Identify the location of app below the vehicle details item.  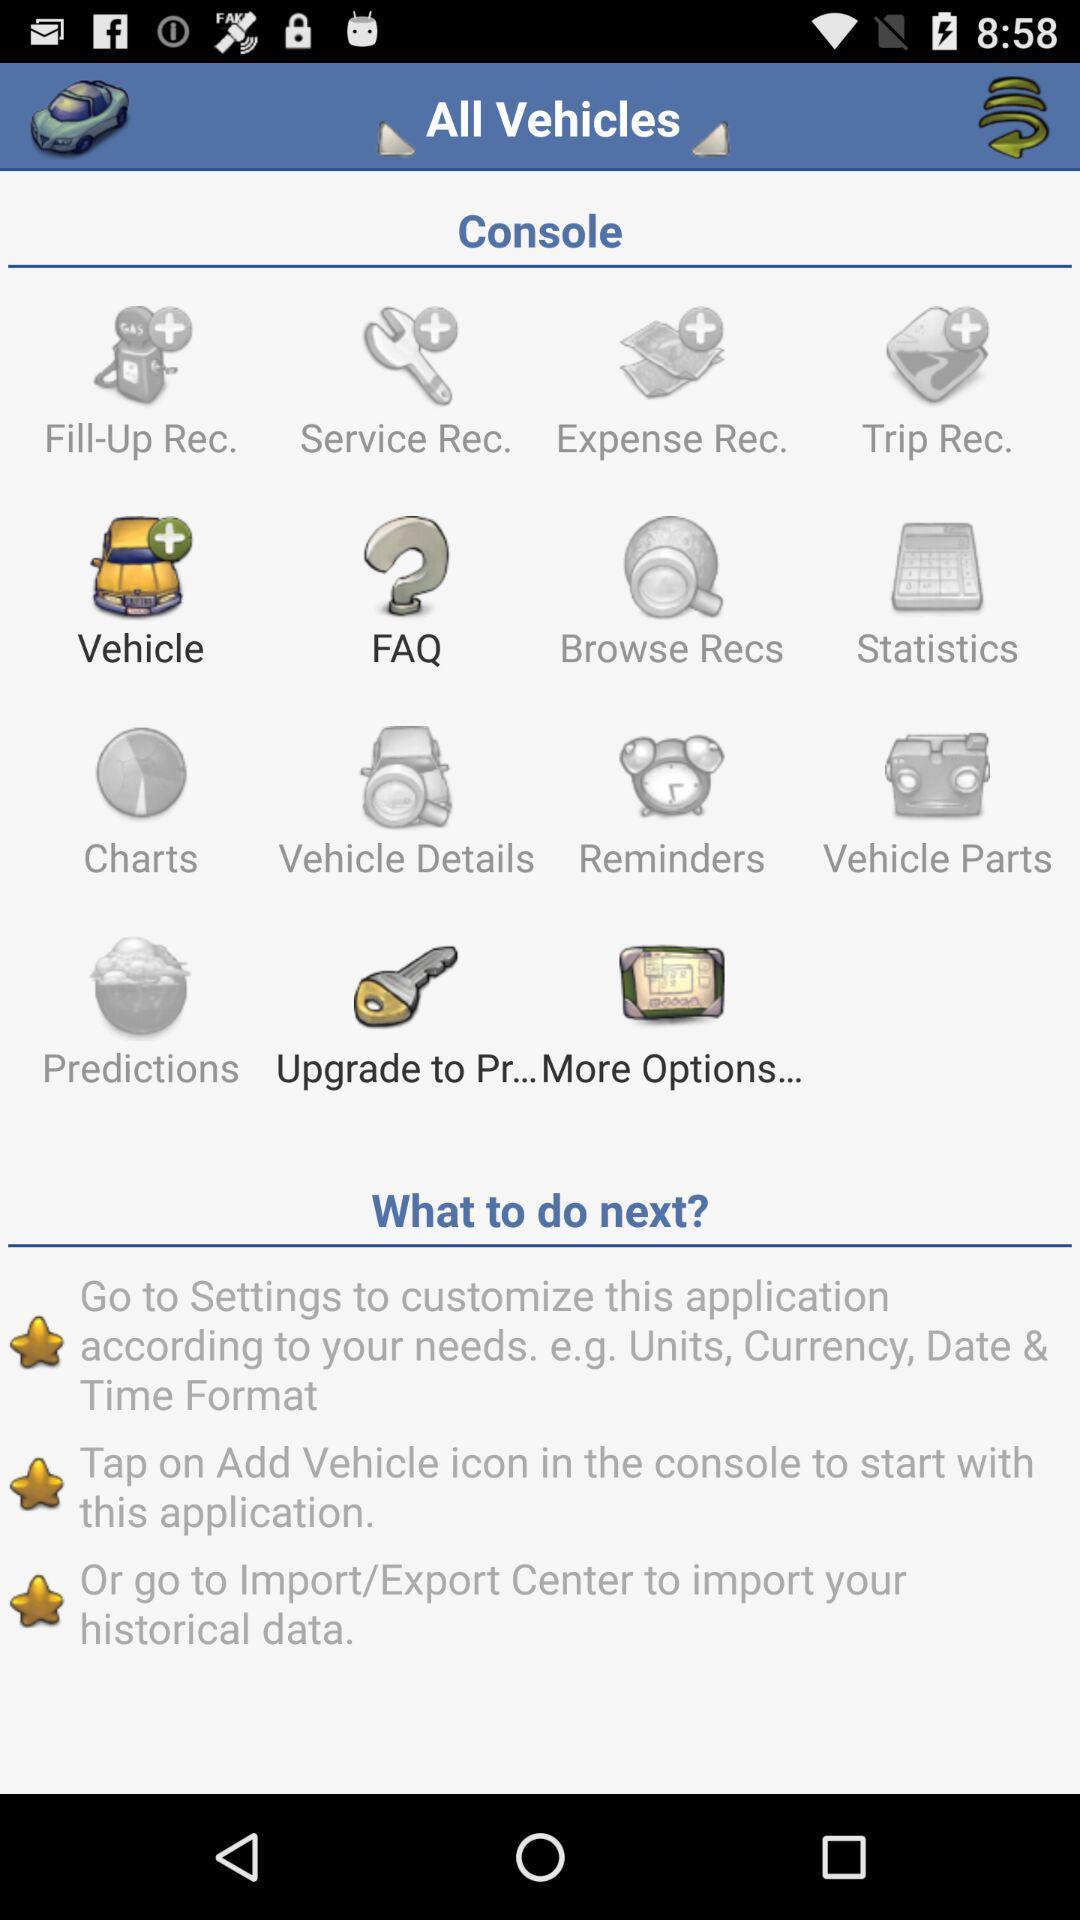
(671, 1021).